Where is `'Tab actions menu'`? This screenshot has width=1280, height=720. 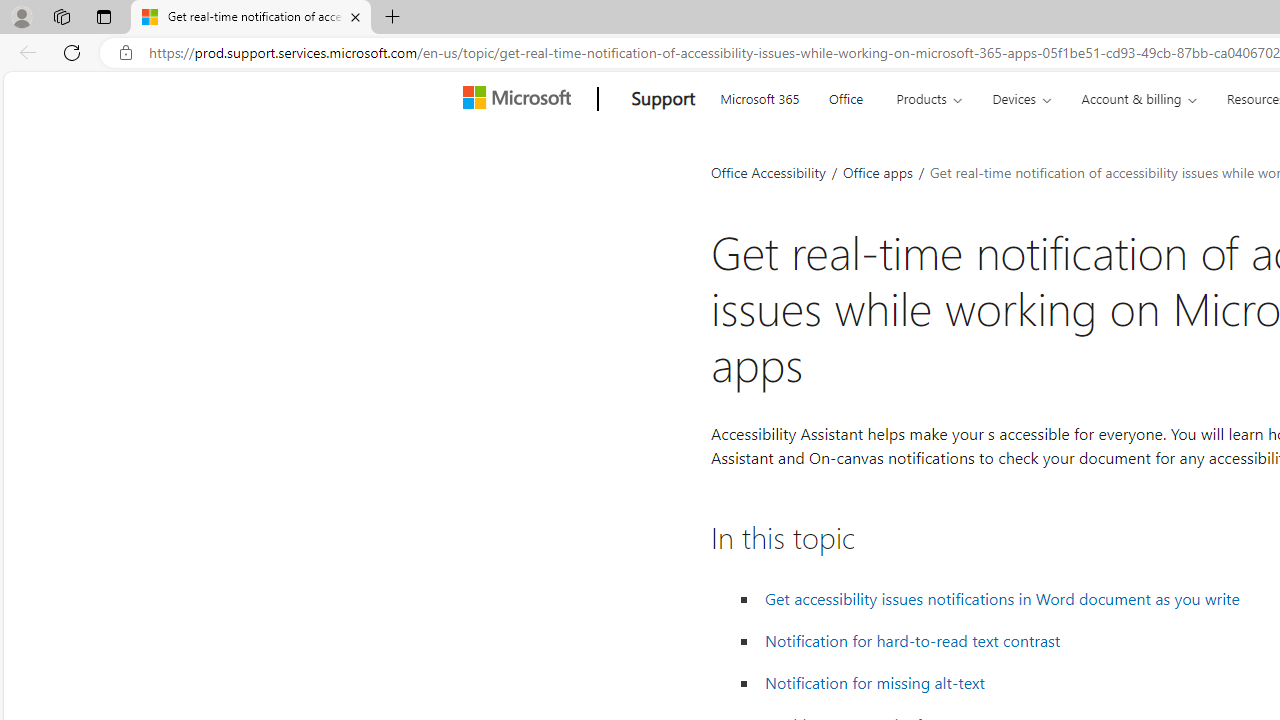 'Tab actions menu' is located at coordinates (103, 16).